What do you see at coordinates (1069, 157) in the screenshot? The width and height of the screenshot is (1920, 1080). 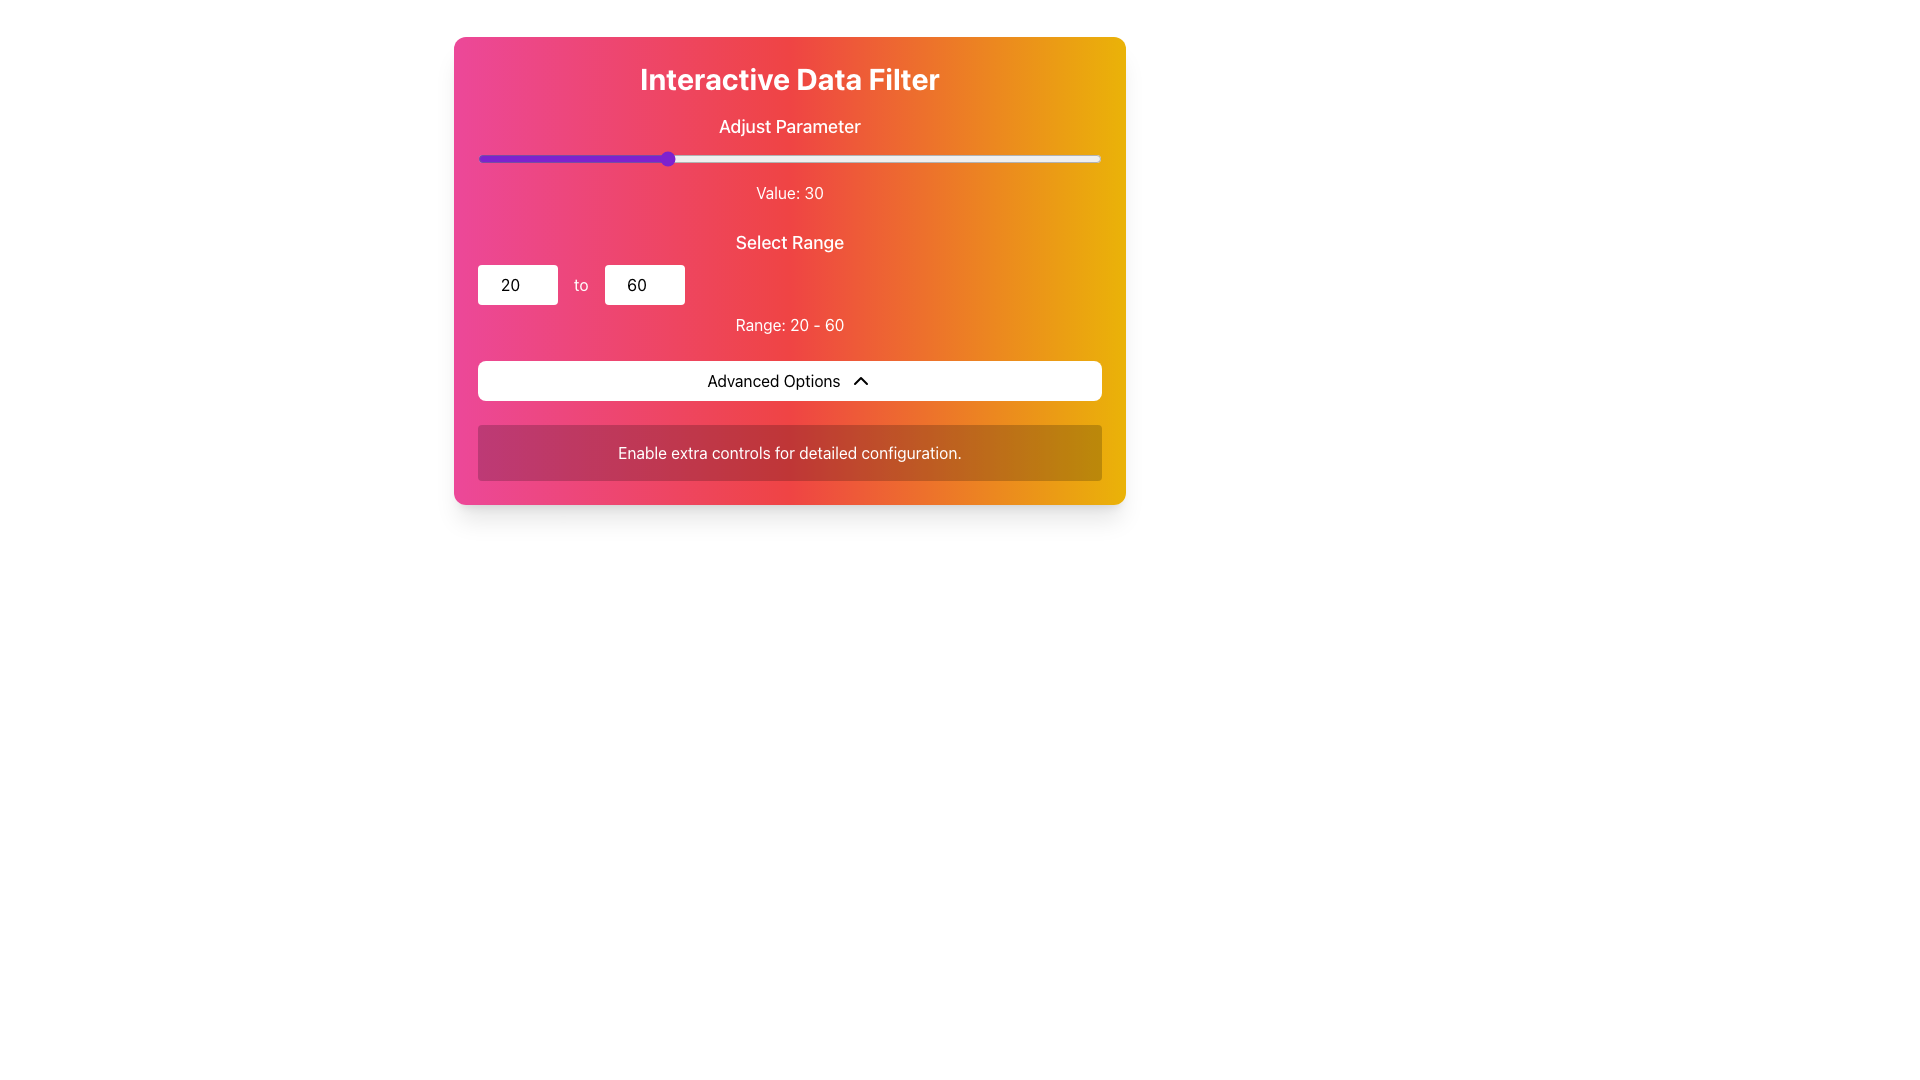 I see `the parameter` at bounding box center [1069, 157].